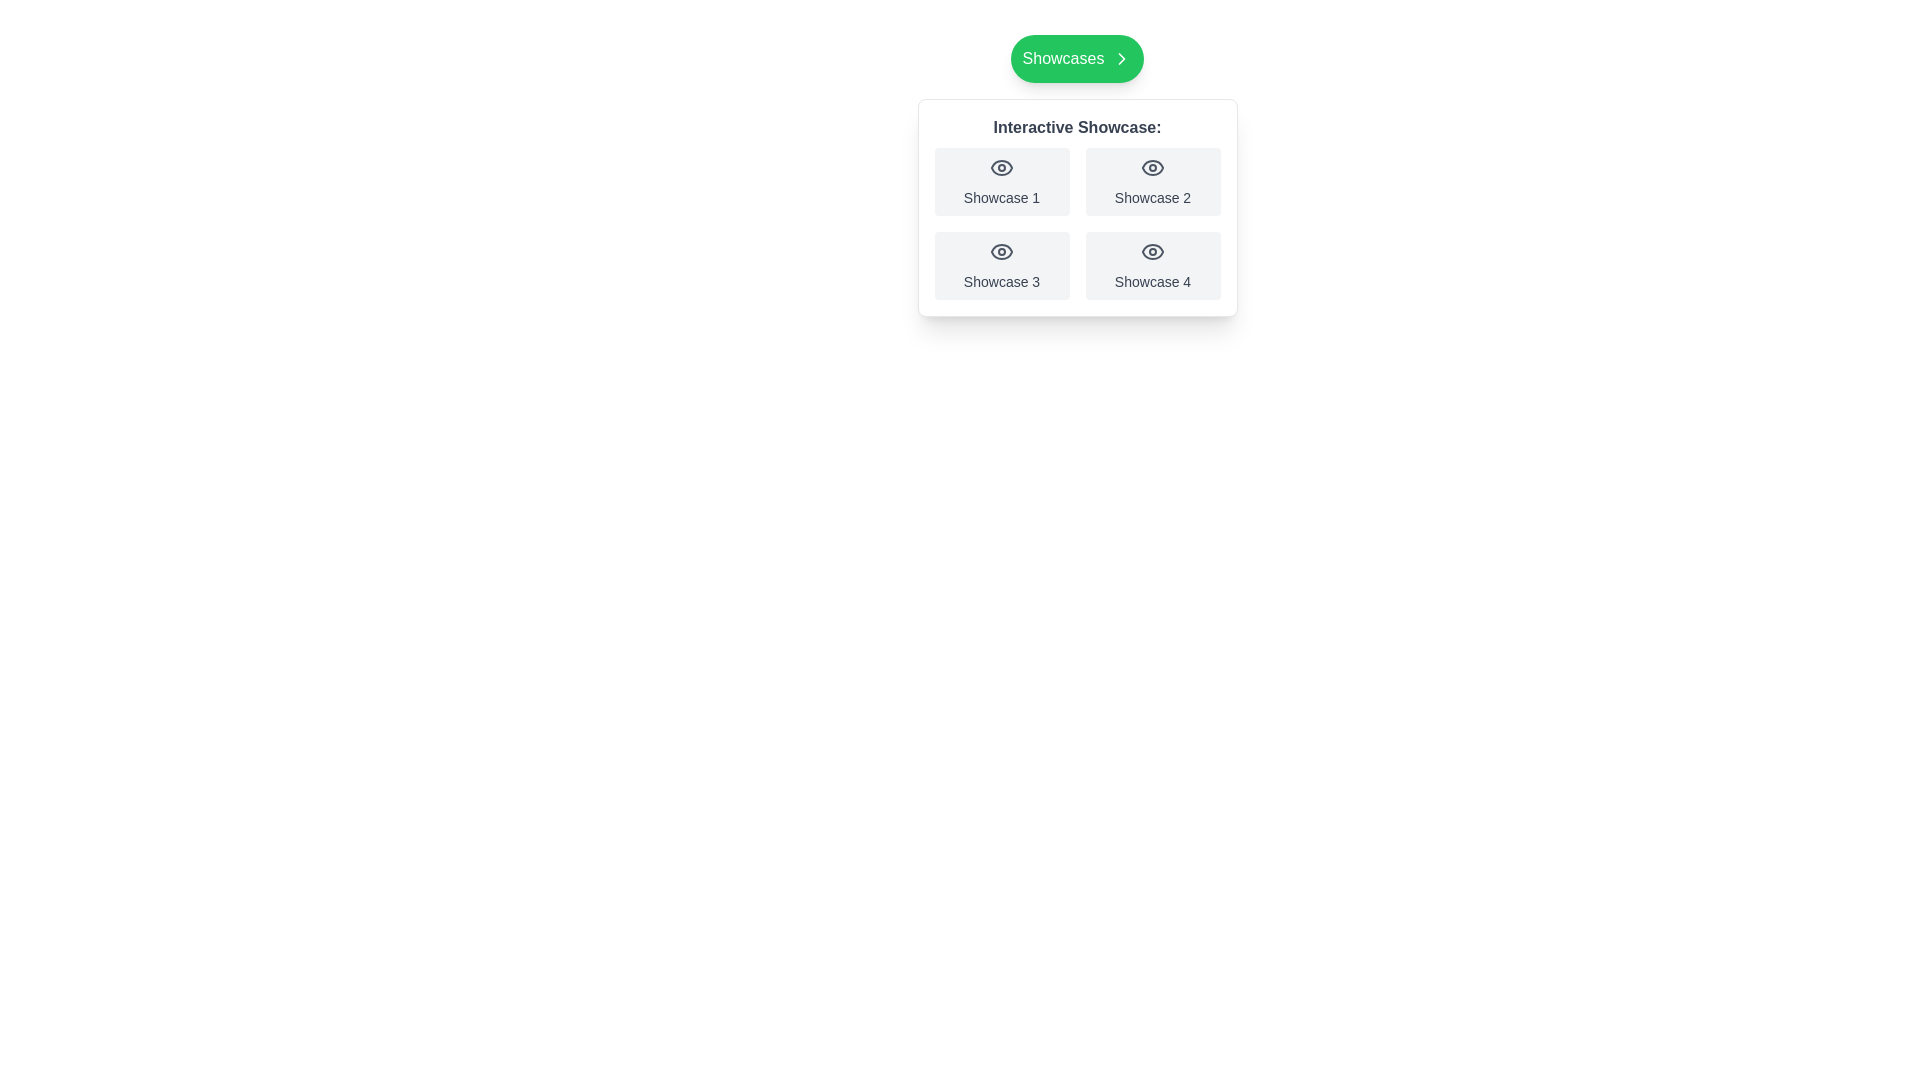  I want to click on text of the label located at the bottom-left card of the 2x2 grid layout under the header 'Interactive Showcase', so click(1002, 281).